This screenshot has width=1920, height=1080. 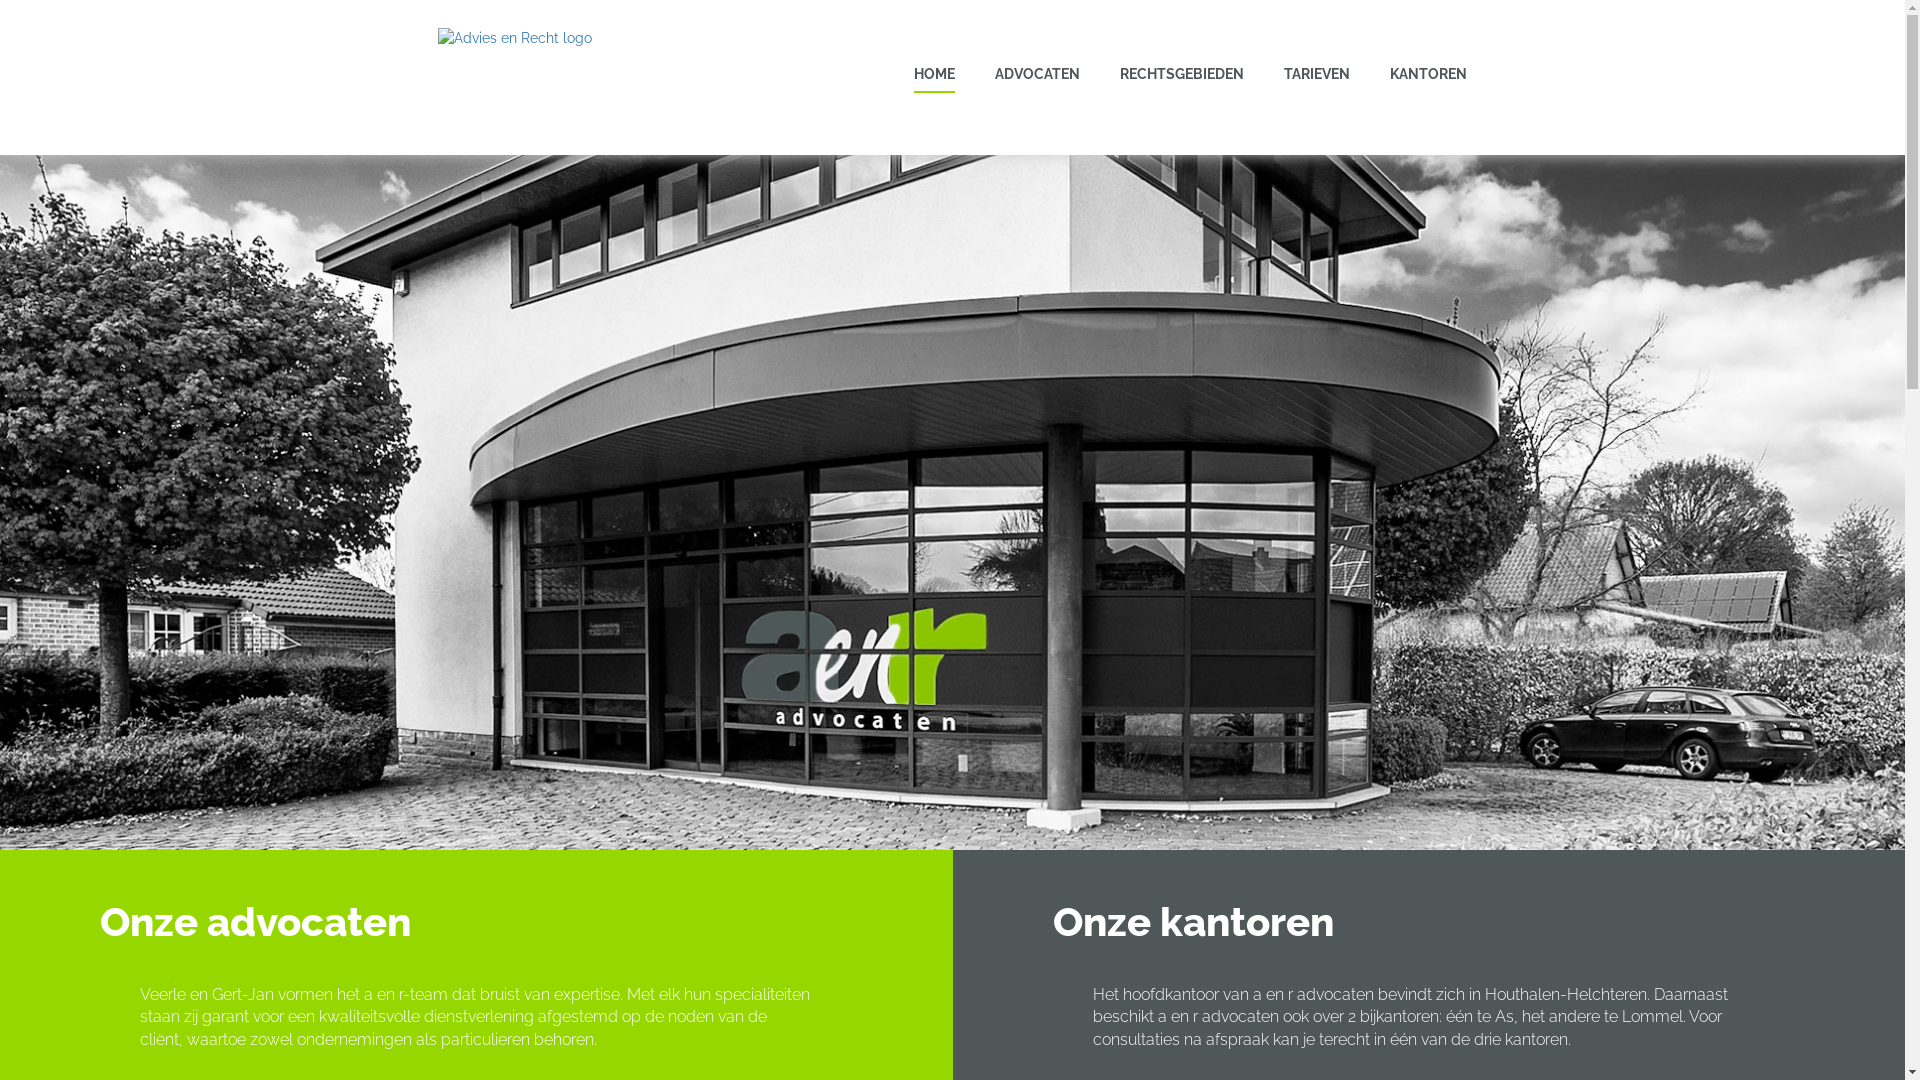 I want to click on 'RECHTSGEBIEDEN', so click(x=1181, y=72).